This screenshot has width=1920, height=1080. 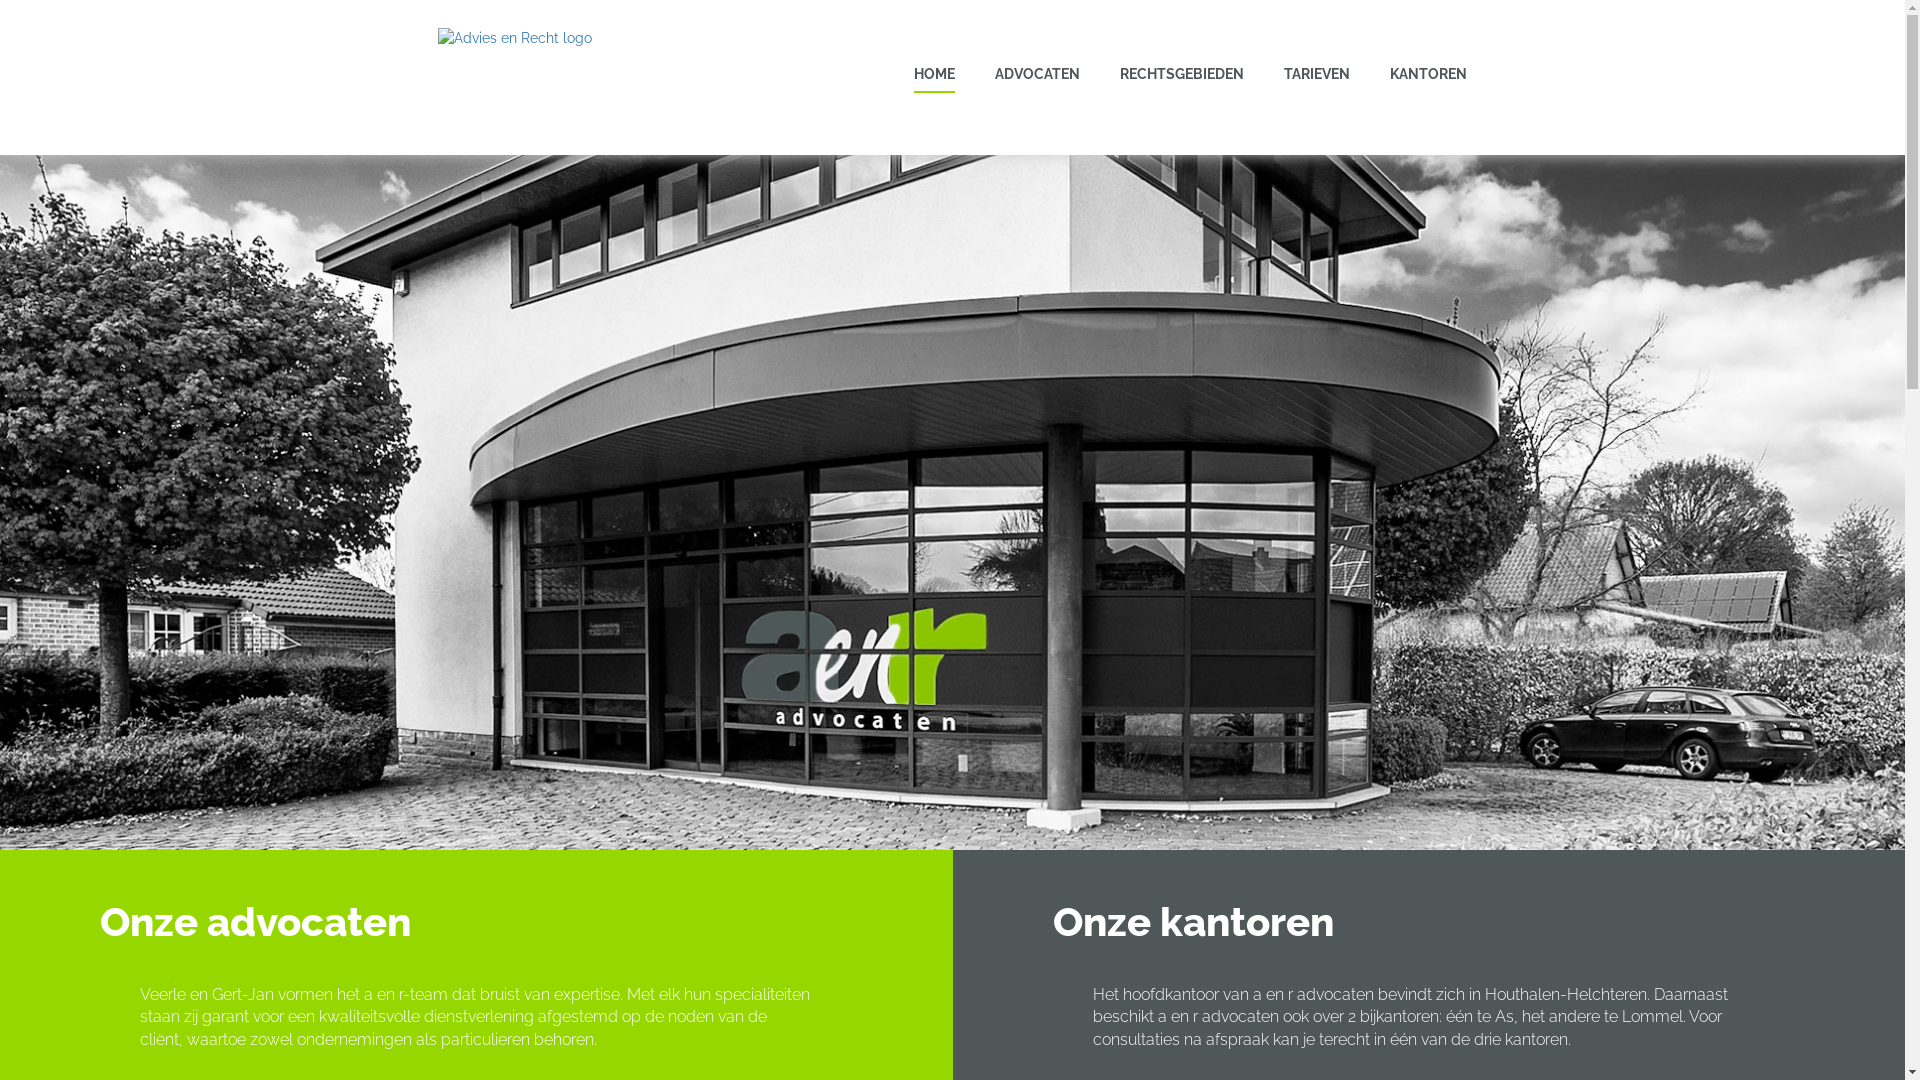 I want to click on 'RECHTSGEBIEDEN', so click(x=1181, y=72).